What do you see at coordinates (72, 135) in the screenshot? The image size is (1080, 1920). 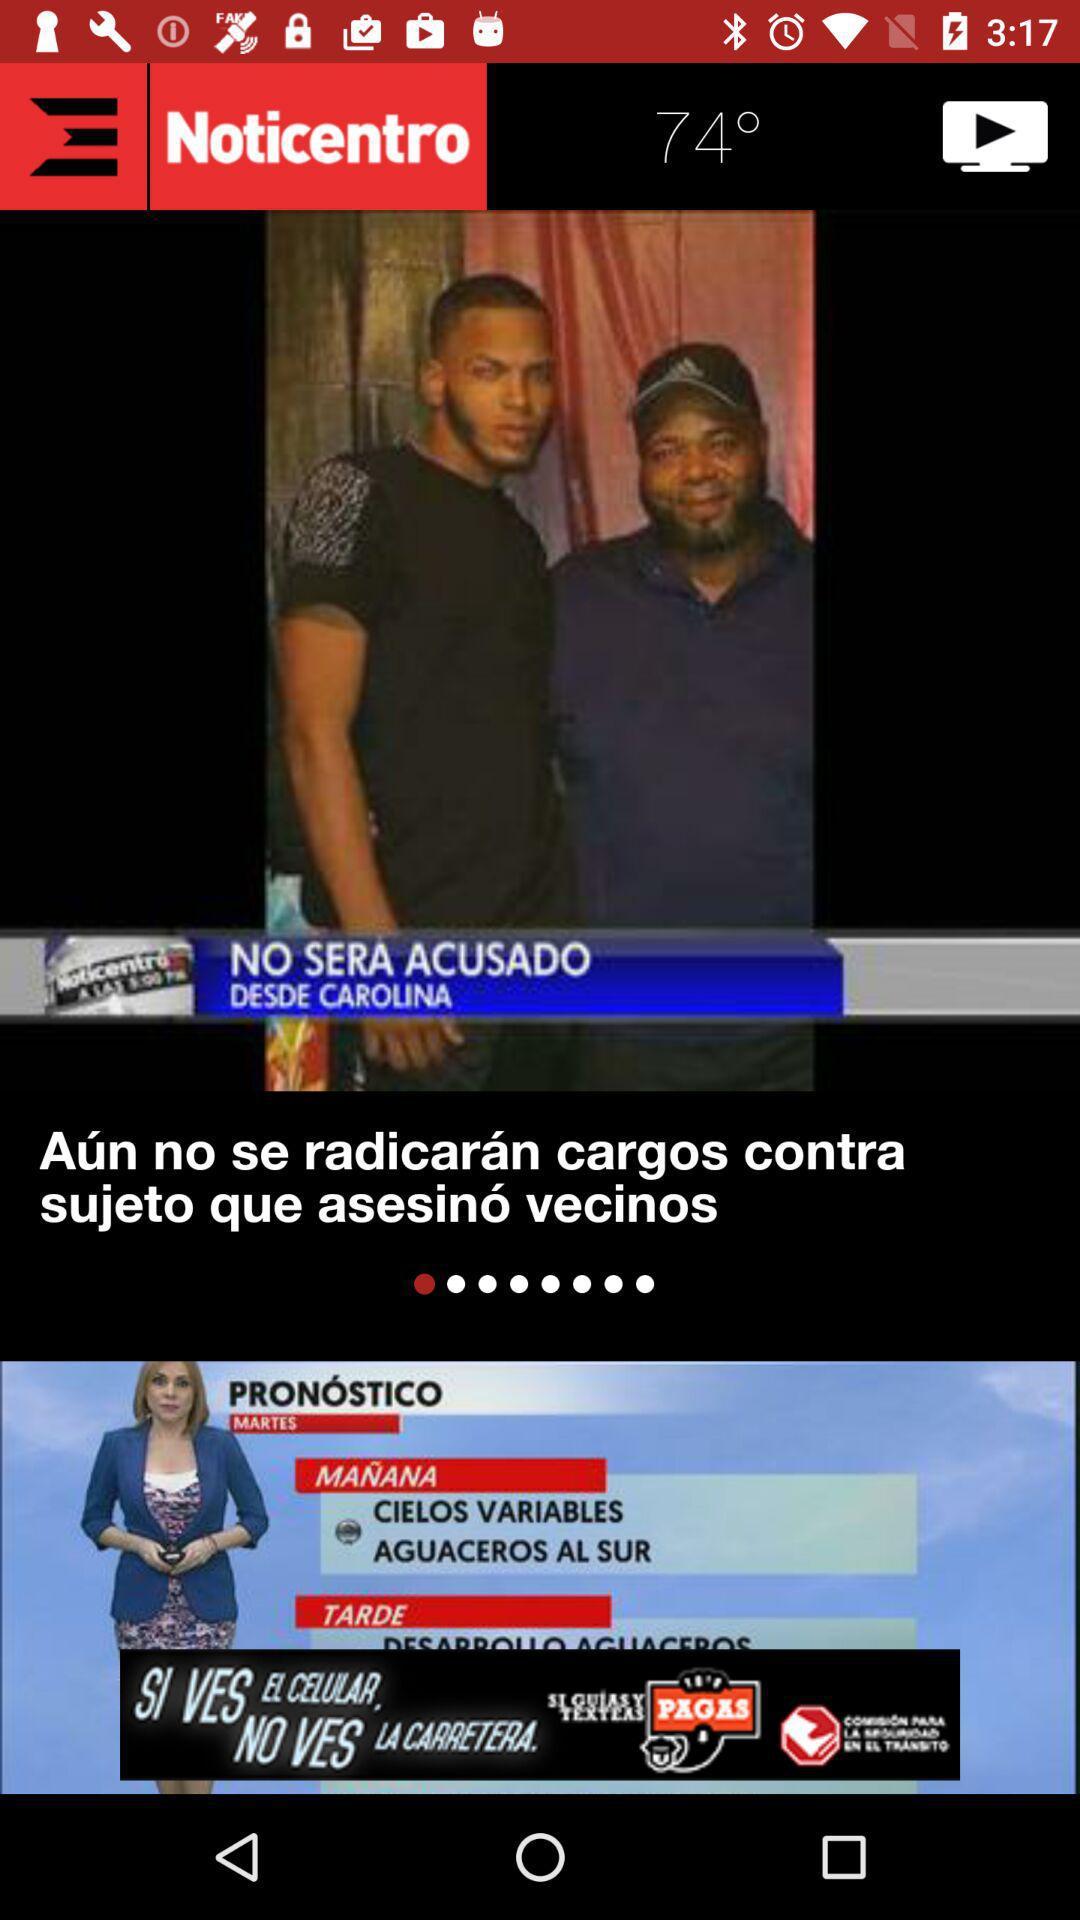 I see `notes` at bounding box center [72, 135].